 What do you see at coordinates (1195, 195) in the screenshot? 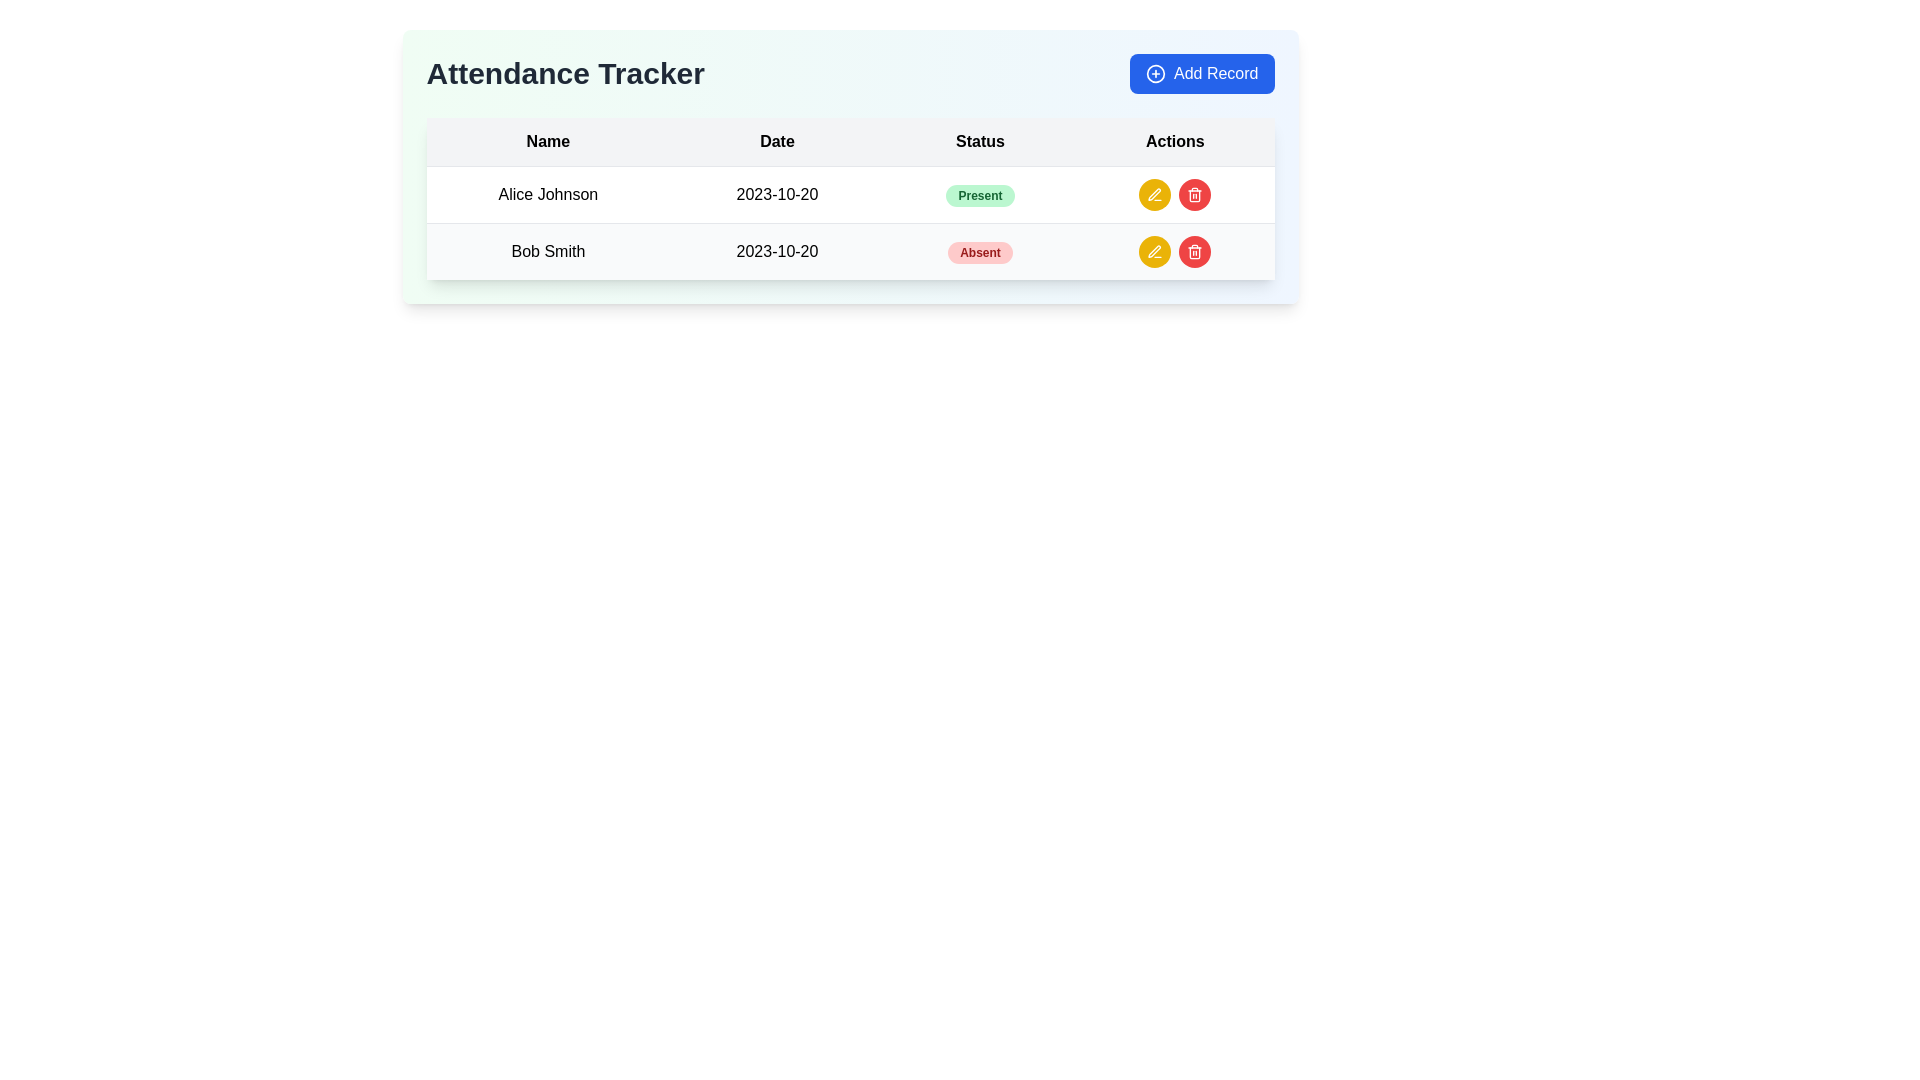
I see `the circular red delete button with a white trash bin icon located in the Actions column of the table row for 'Bob Smith'` at bounding box center [1195, 195].